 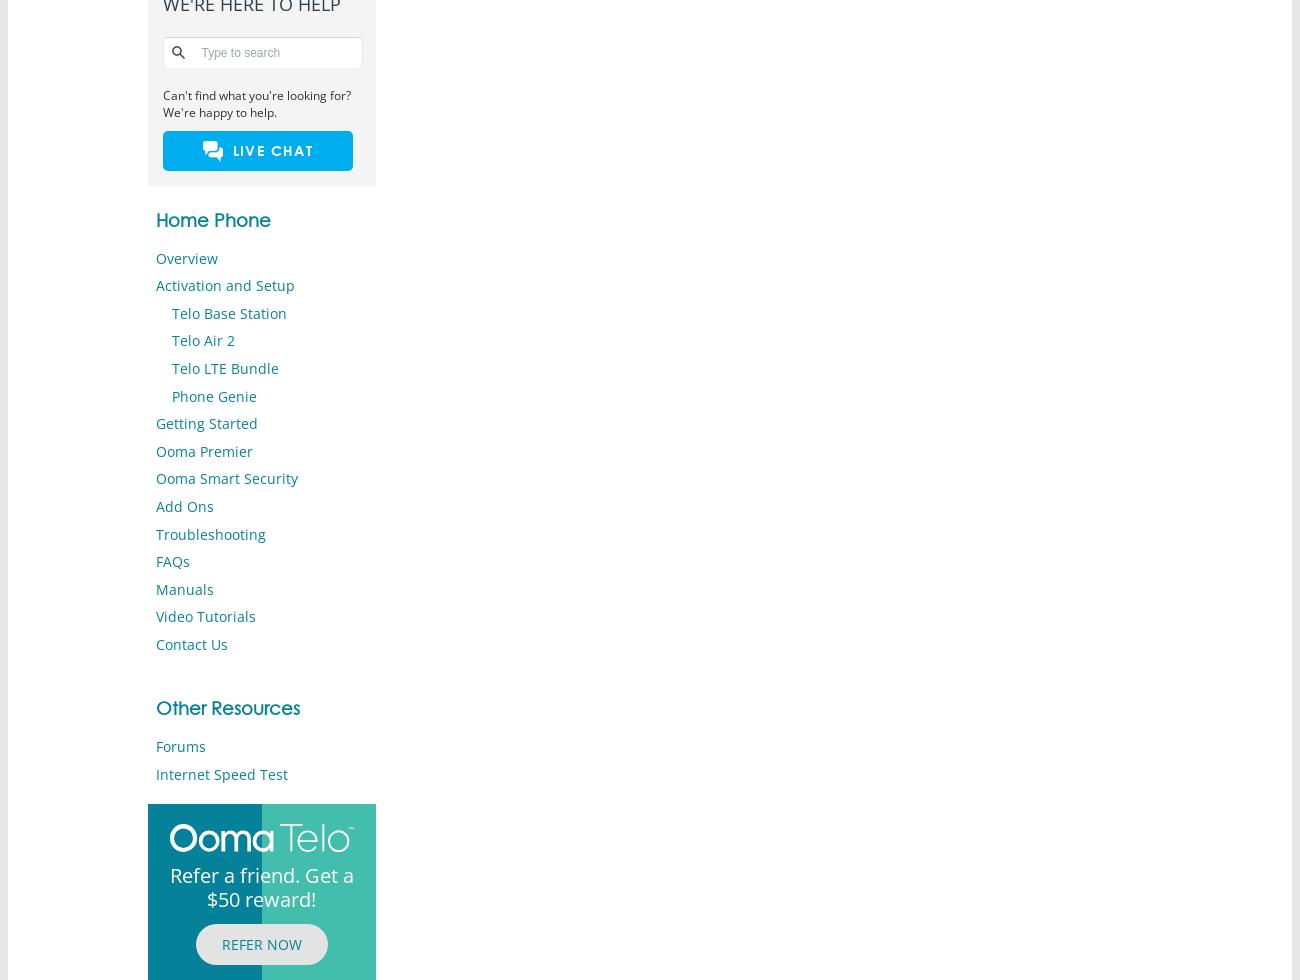 What do you see at coordinates (260, 943) in the screenshot?
I see `'REFER NOW'` at bounding box center [260, 943].